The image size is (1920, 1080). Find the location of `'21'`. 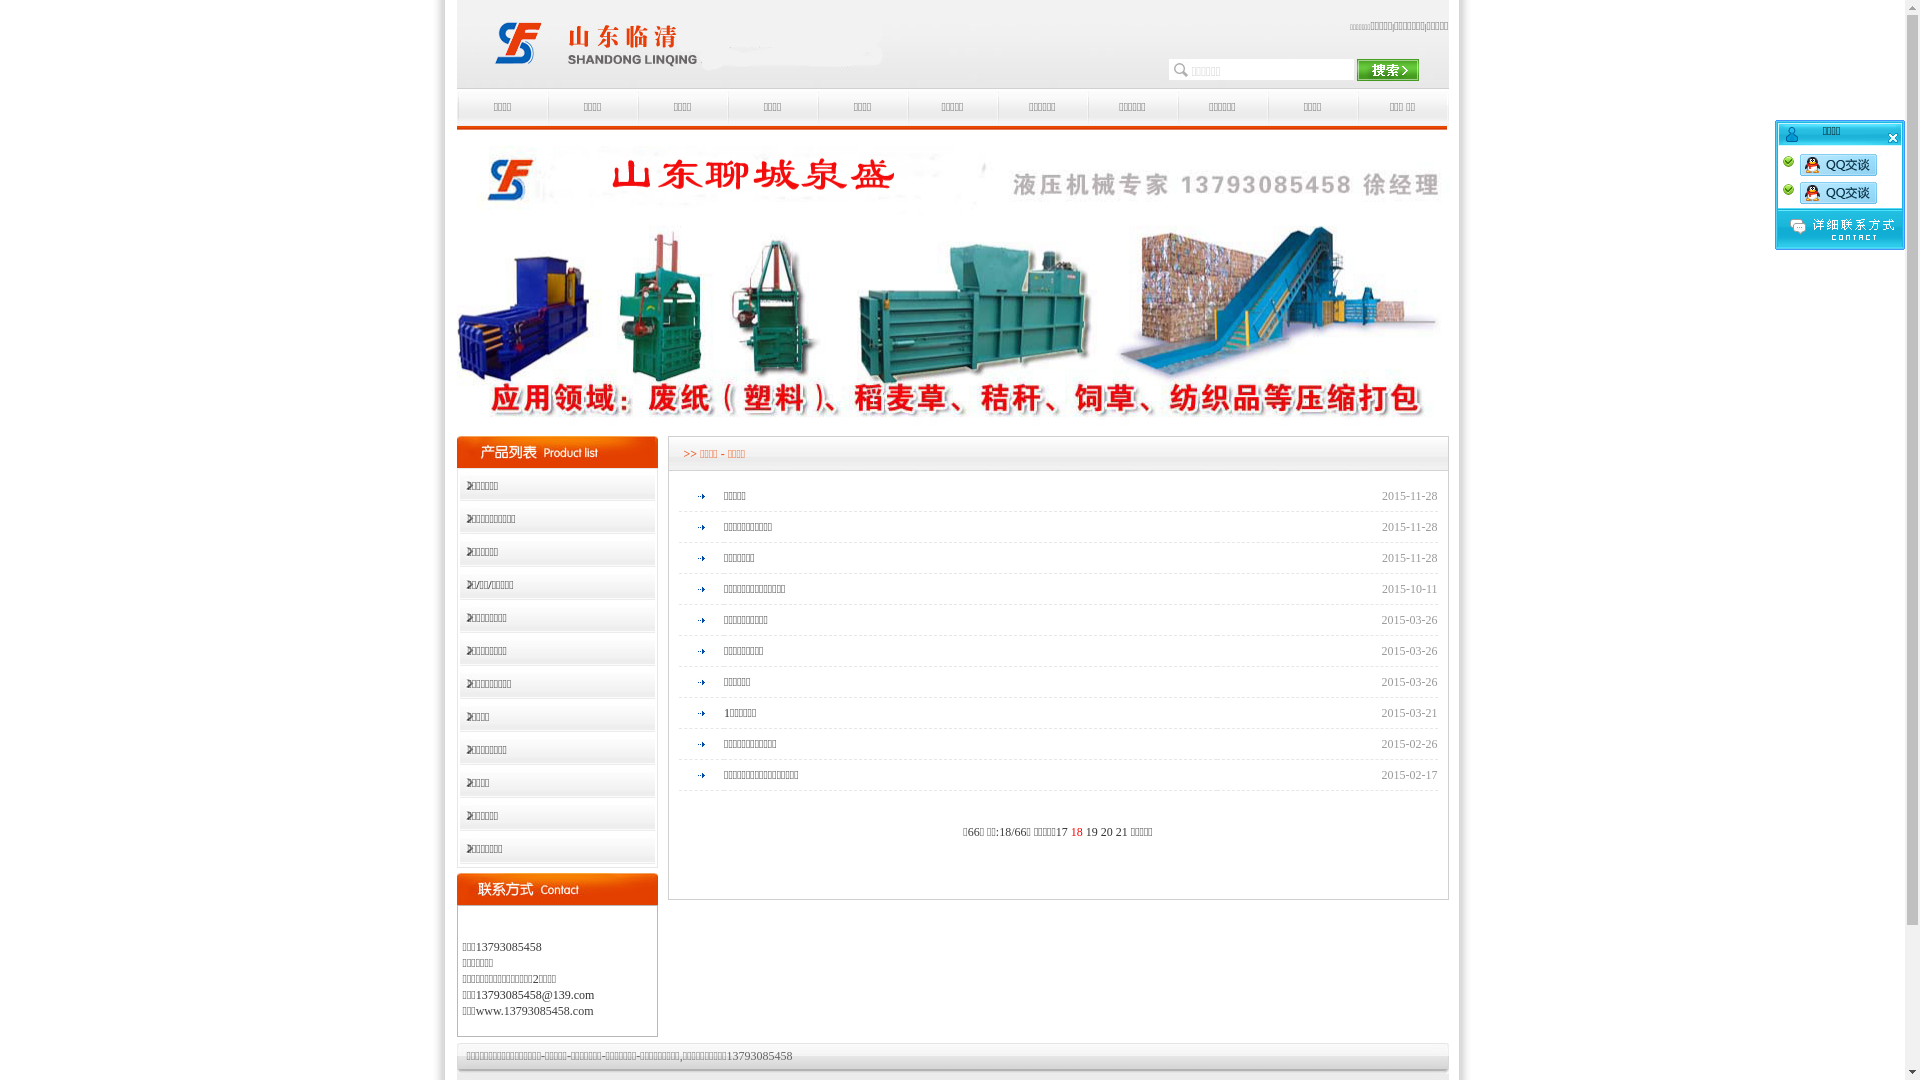

'21' is located at coordinates (1122, 832).